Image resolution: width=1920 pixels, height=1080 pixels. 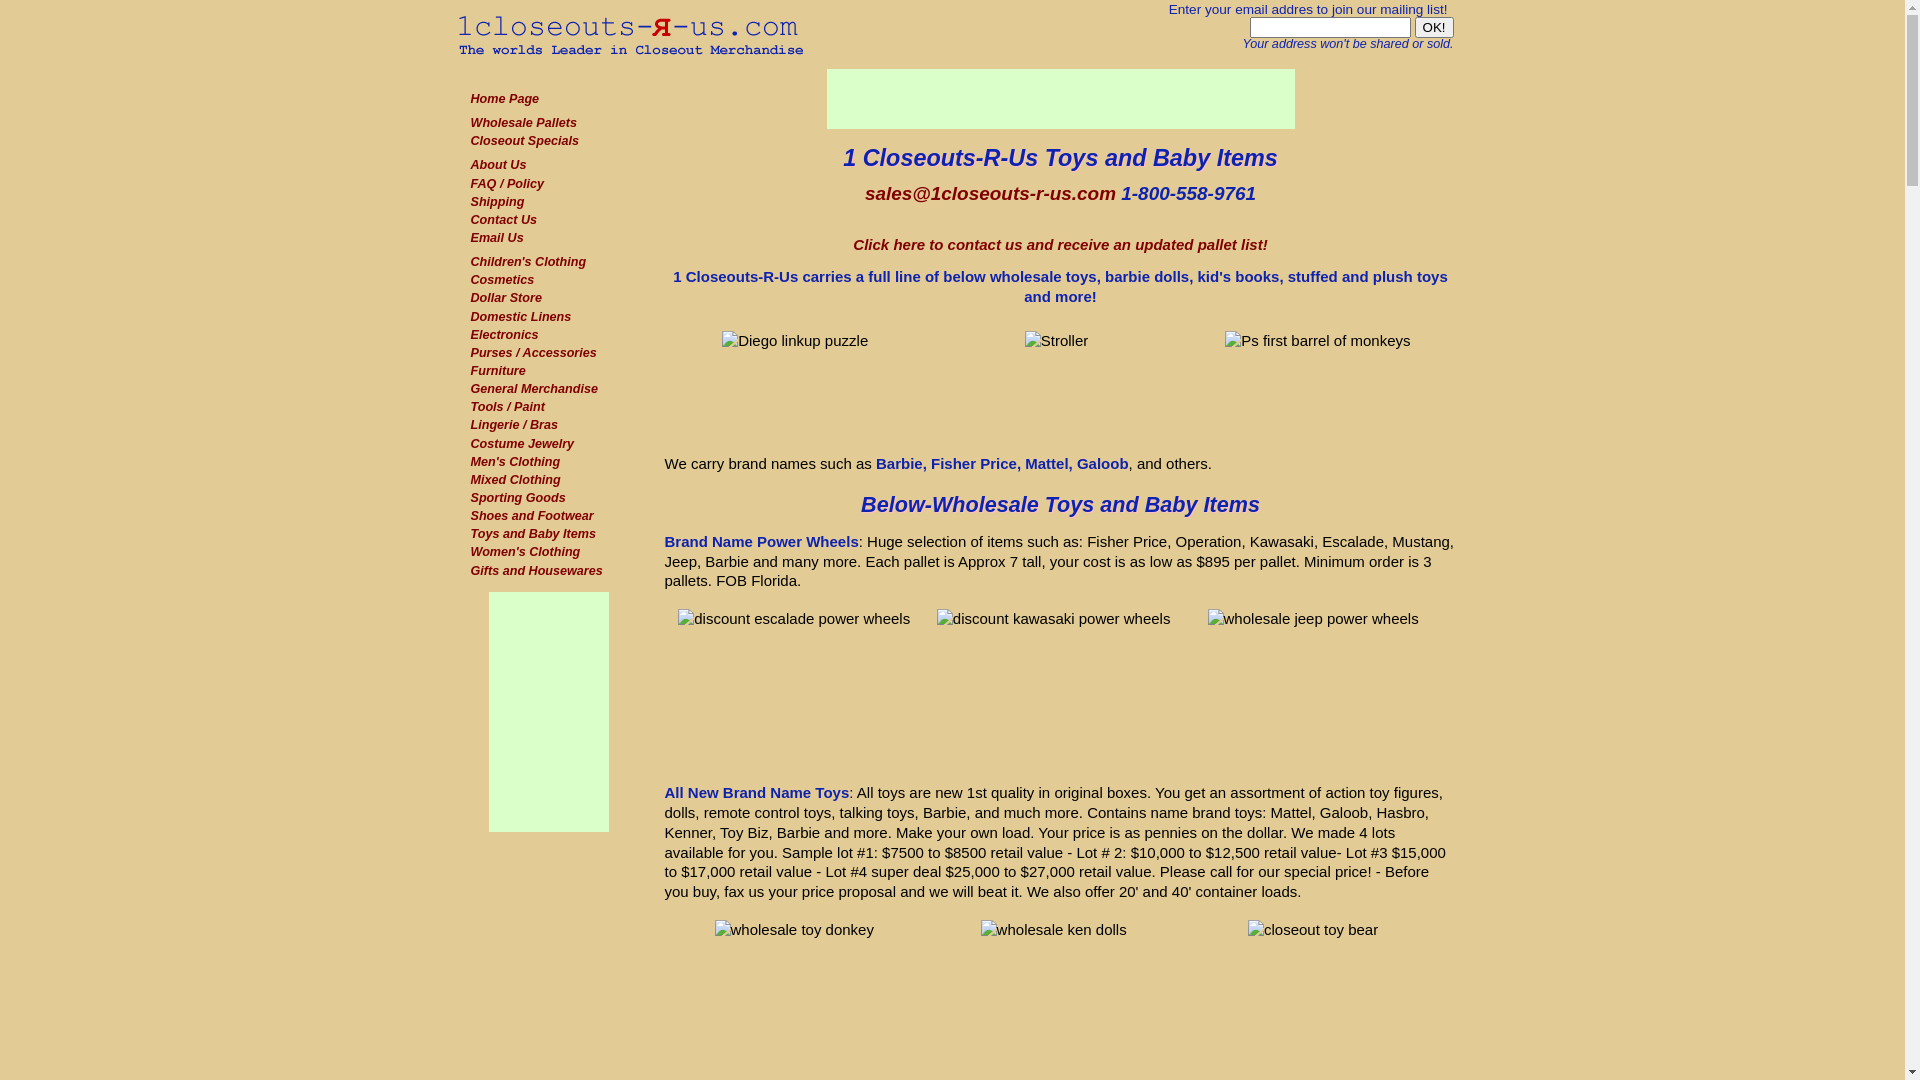 What do you see at coordinates (504, 99) in the screenshot?
I see `'Home Page'` at bounding box center [504, 99].